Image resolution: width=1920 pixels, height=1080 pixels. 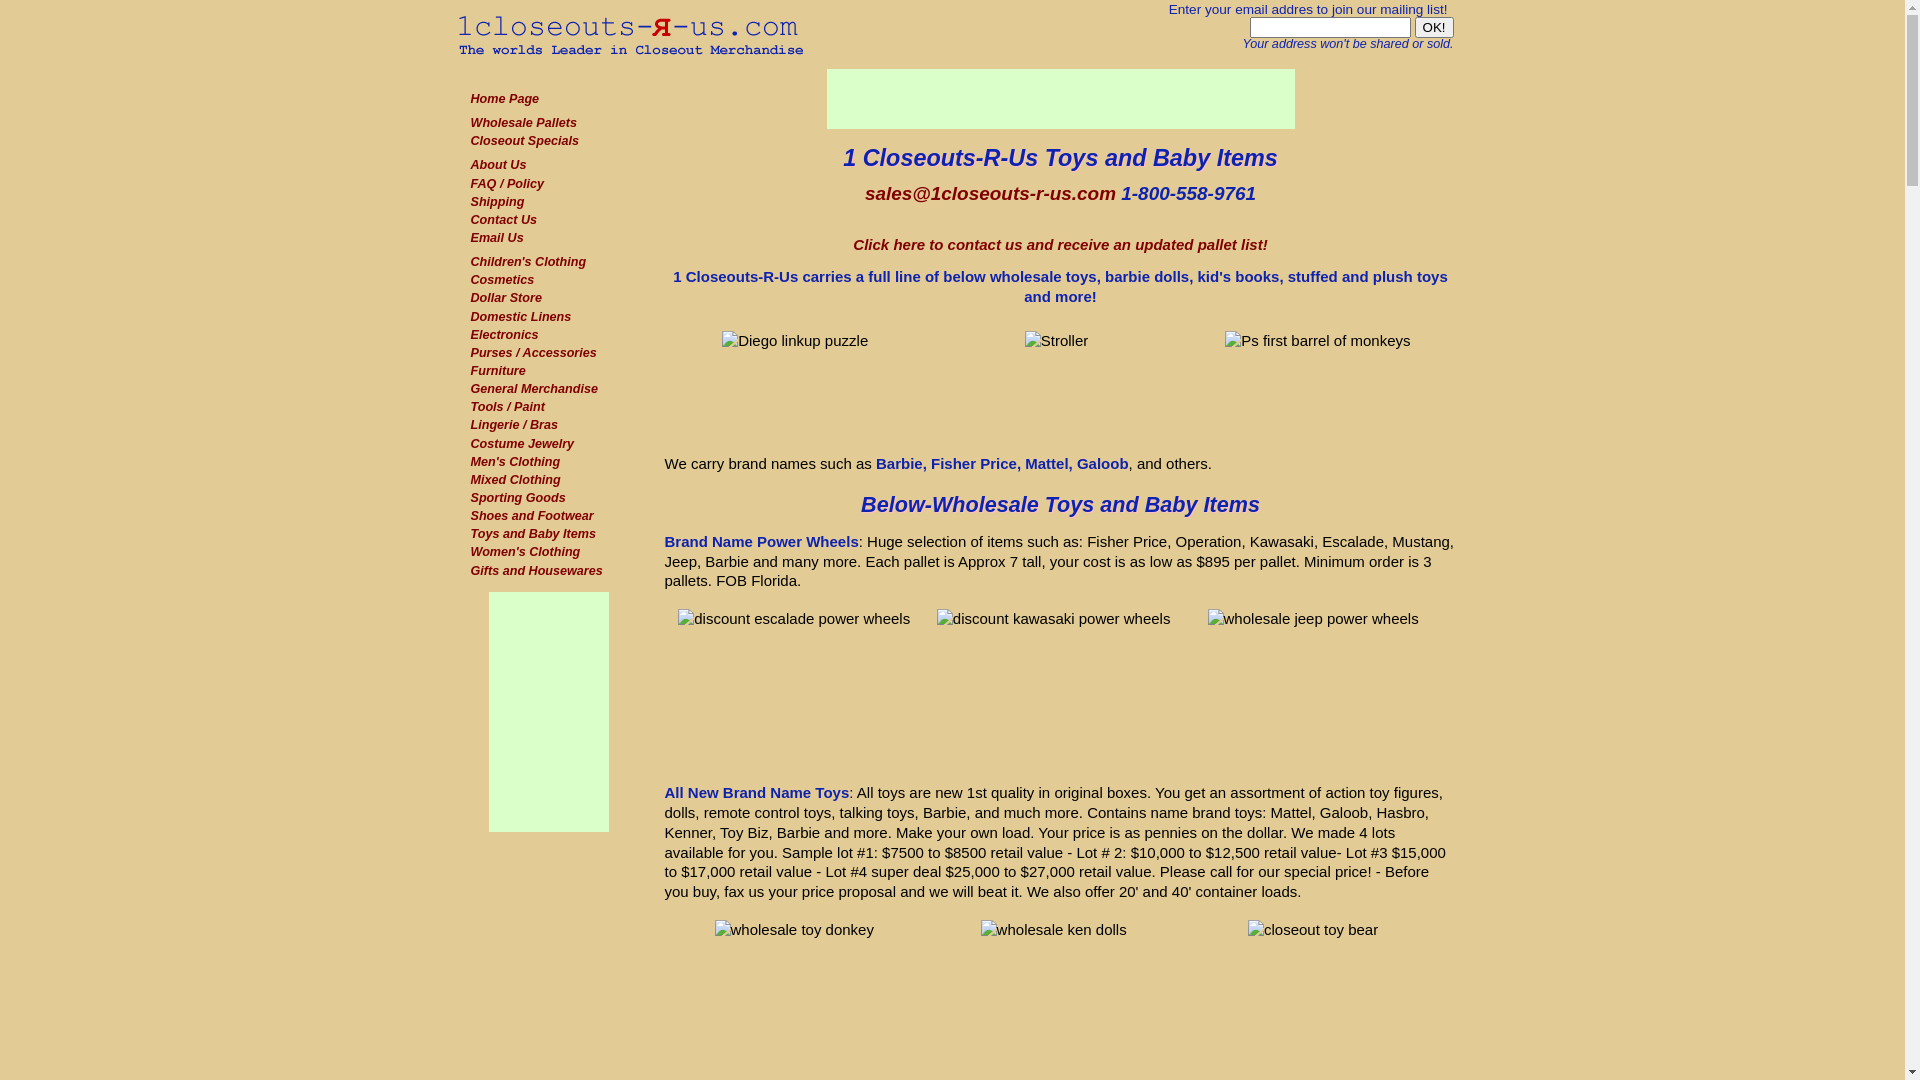 What do you see at coordinates (504, 99) in the screenshot?
I see `'Home Page'` at bounding box center [504, 99].